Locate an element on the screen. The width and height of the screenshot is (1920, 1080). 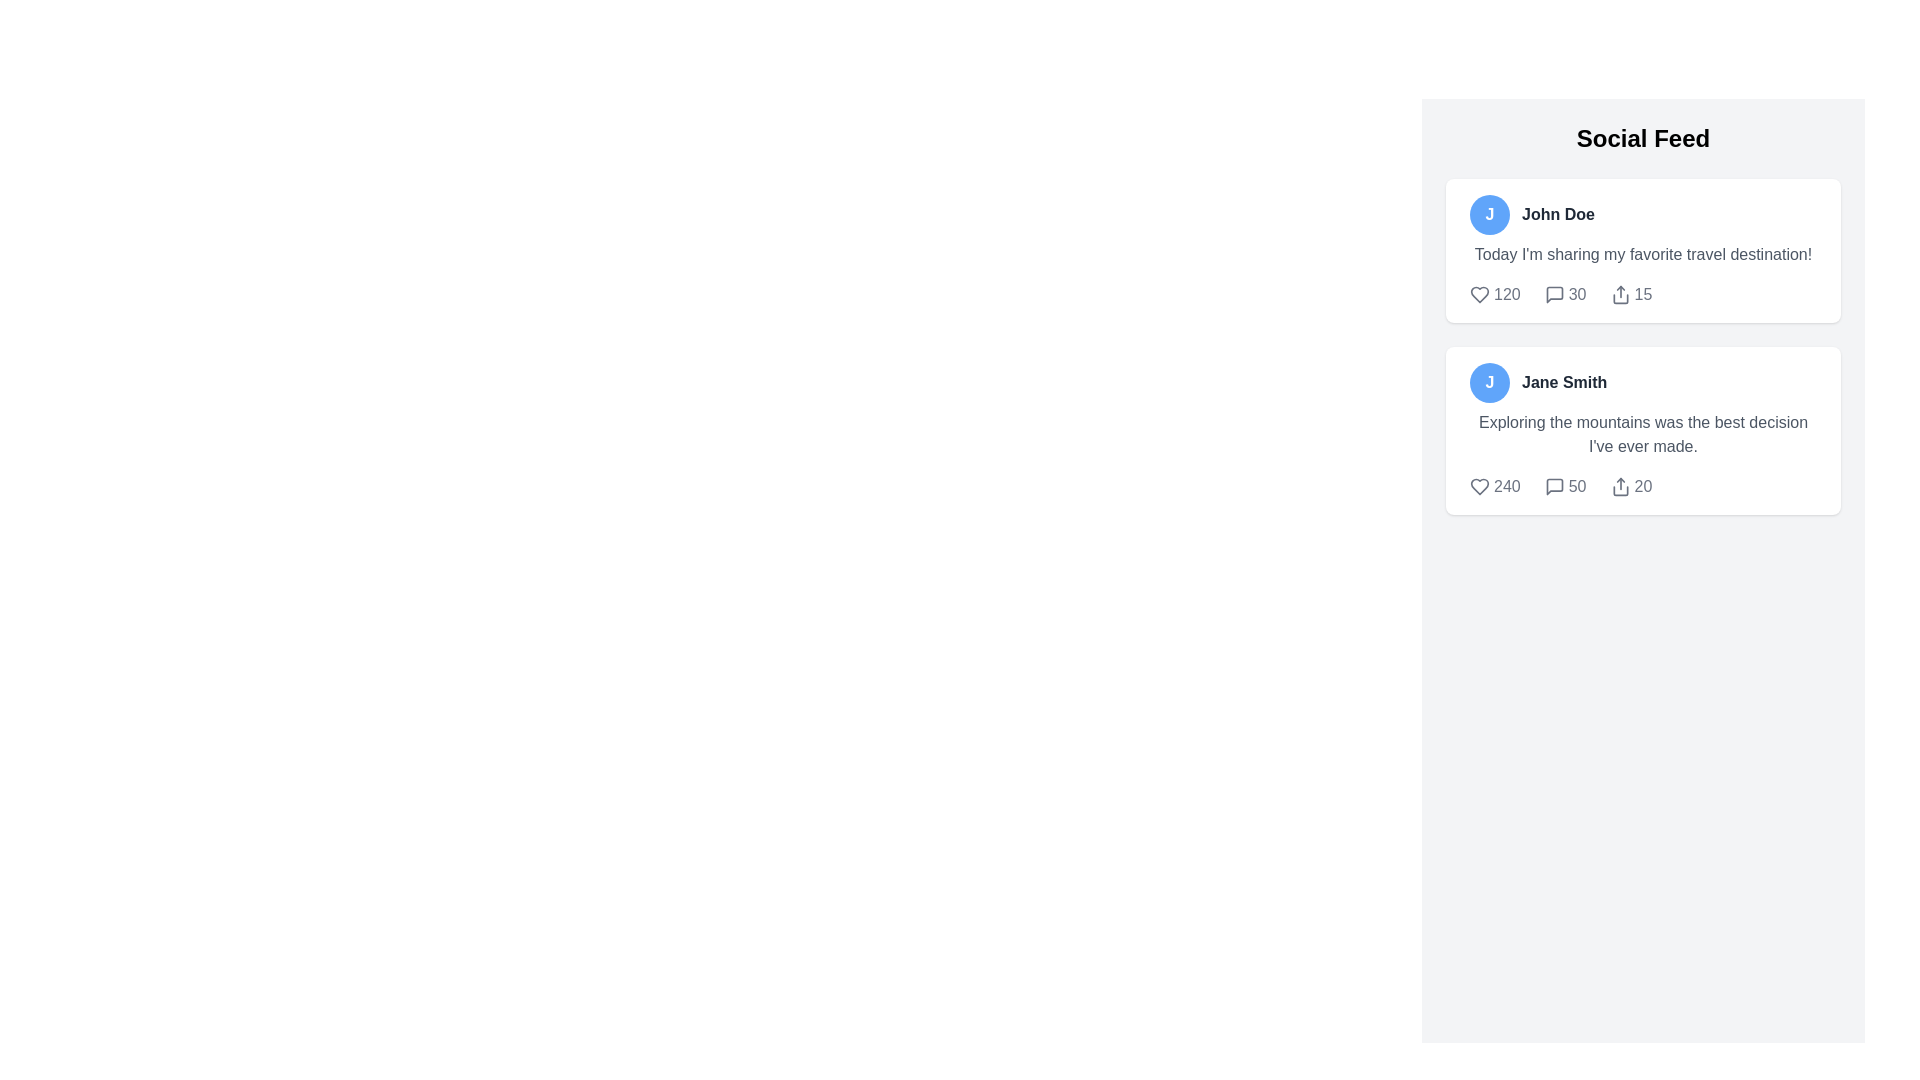
the heart icon displaying a count of '240' is located at coordinates (1495, 486).